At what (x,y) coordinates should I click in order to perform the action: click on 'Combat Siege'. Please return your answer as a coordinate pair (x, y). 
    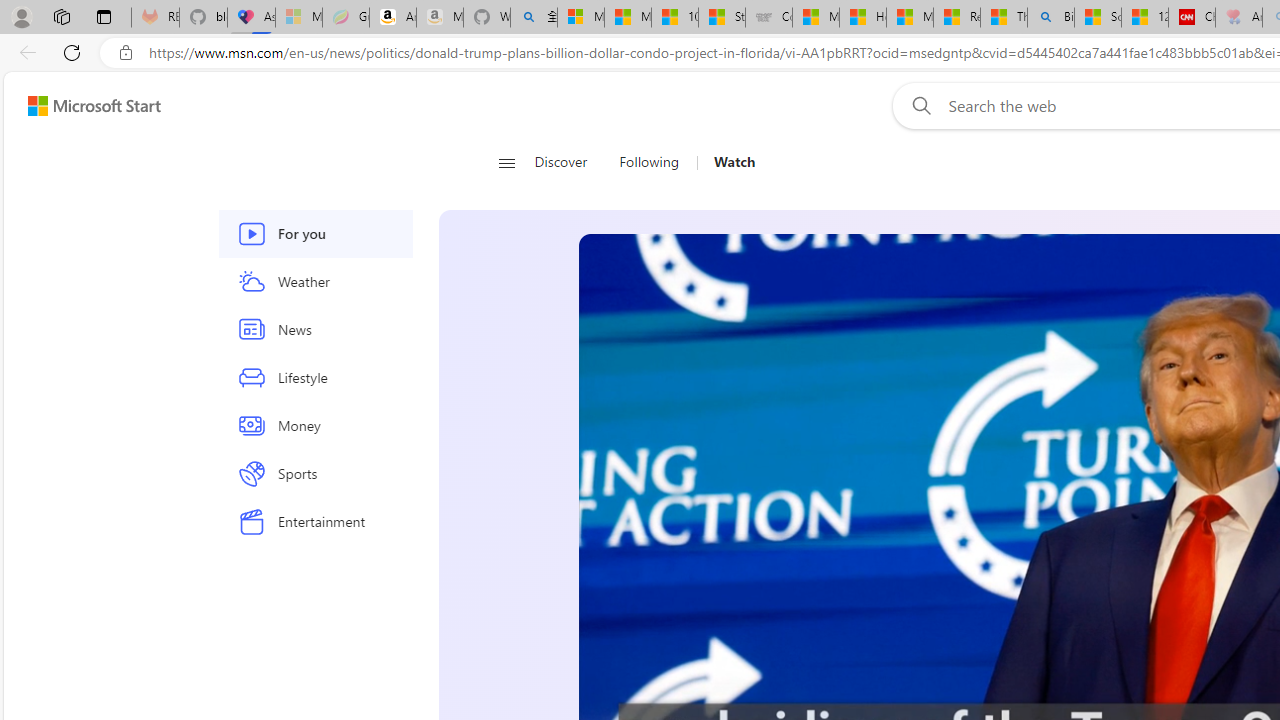
    Looking at the image, I should click on (768, 17).